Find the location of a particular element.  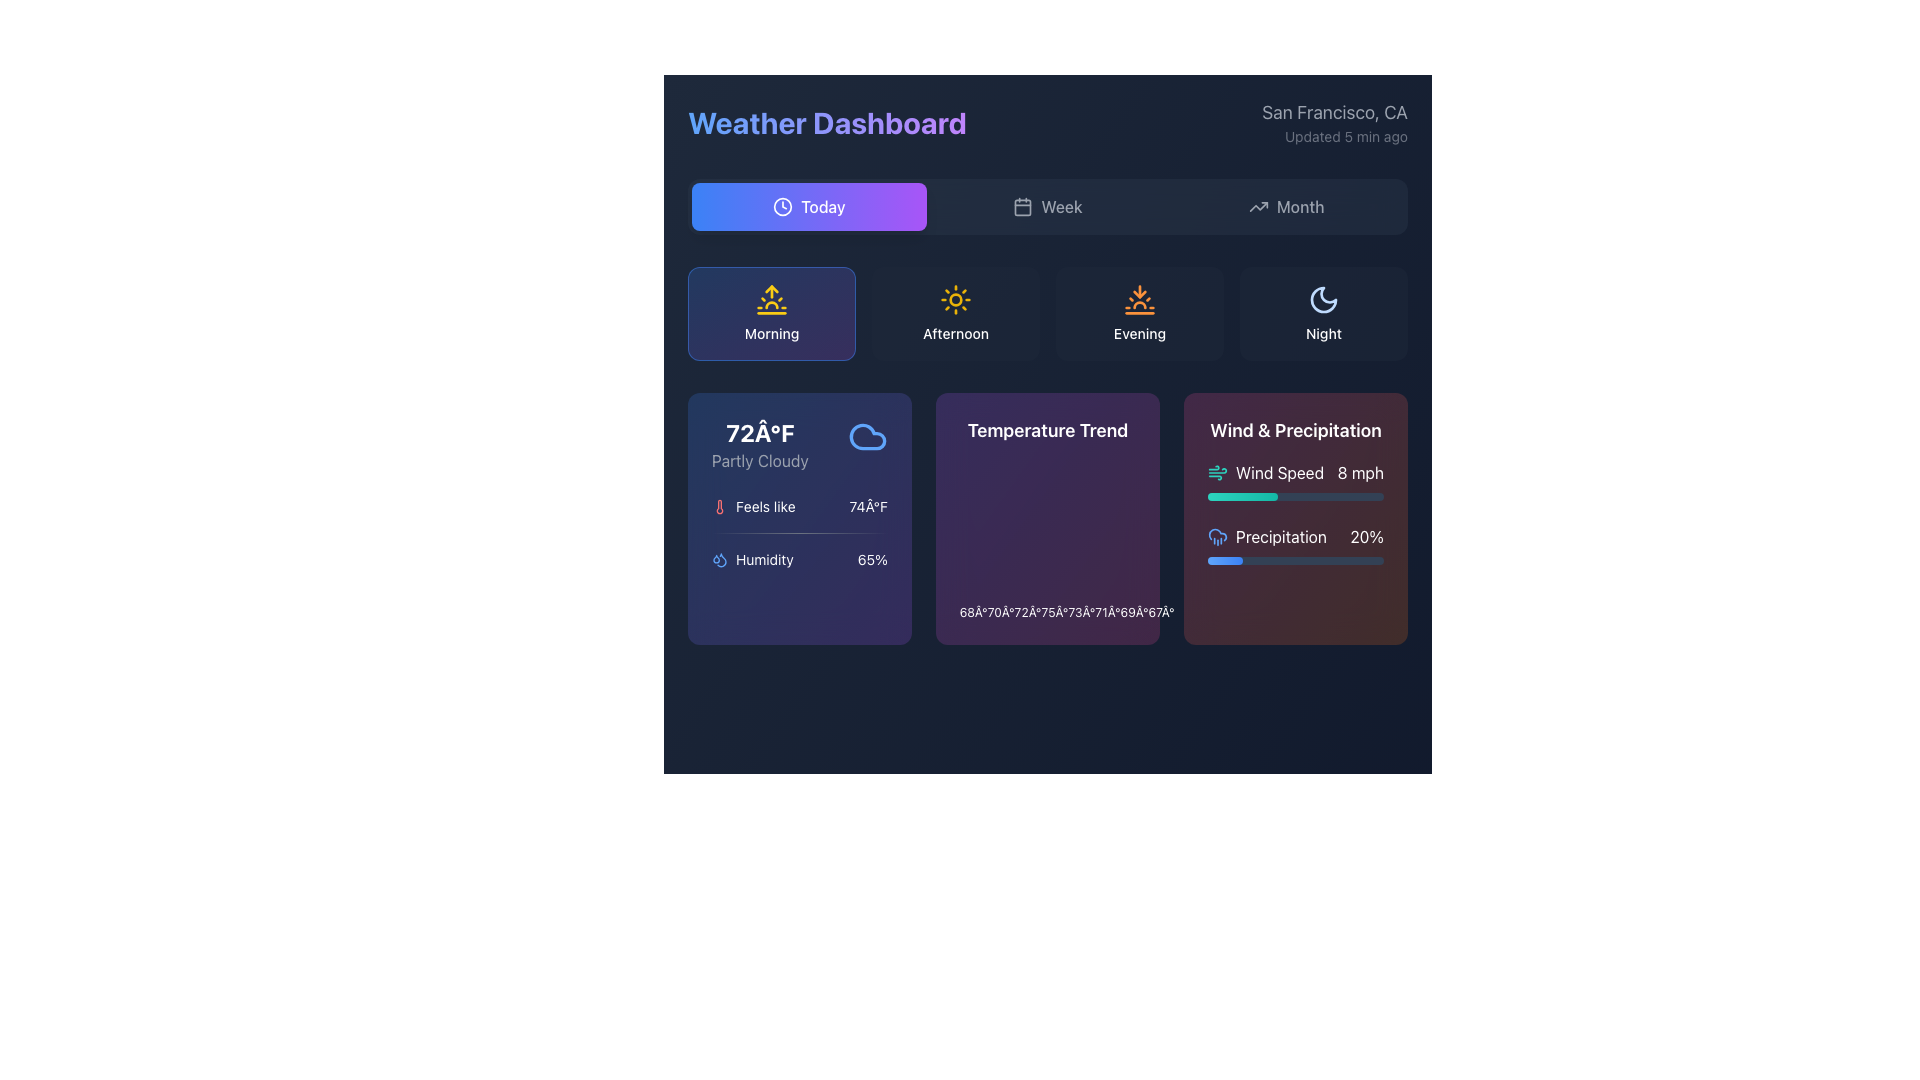

the text label indicating the afternoon time slot is located at coordinates (954, 333).